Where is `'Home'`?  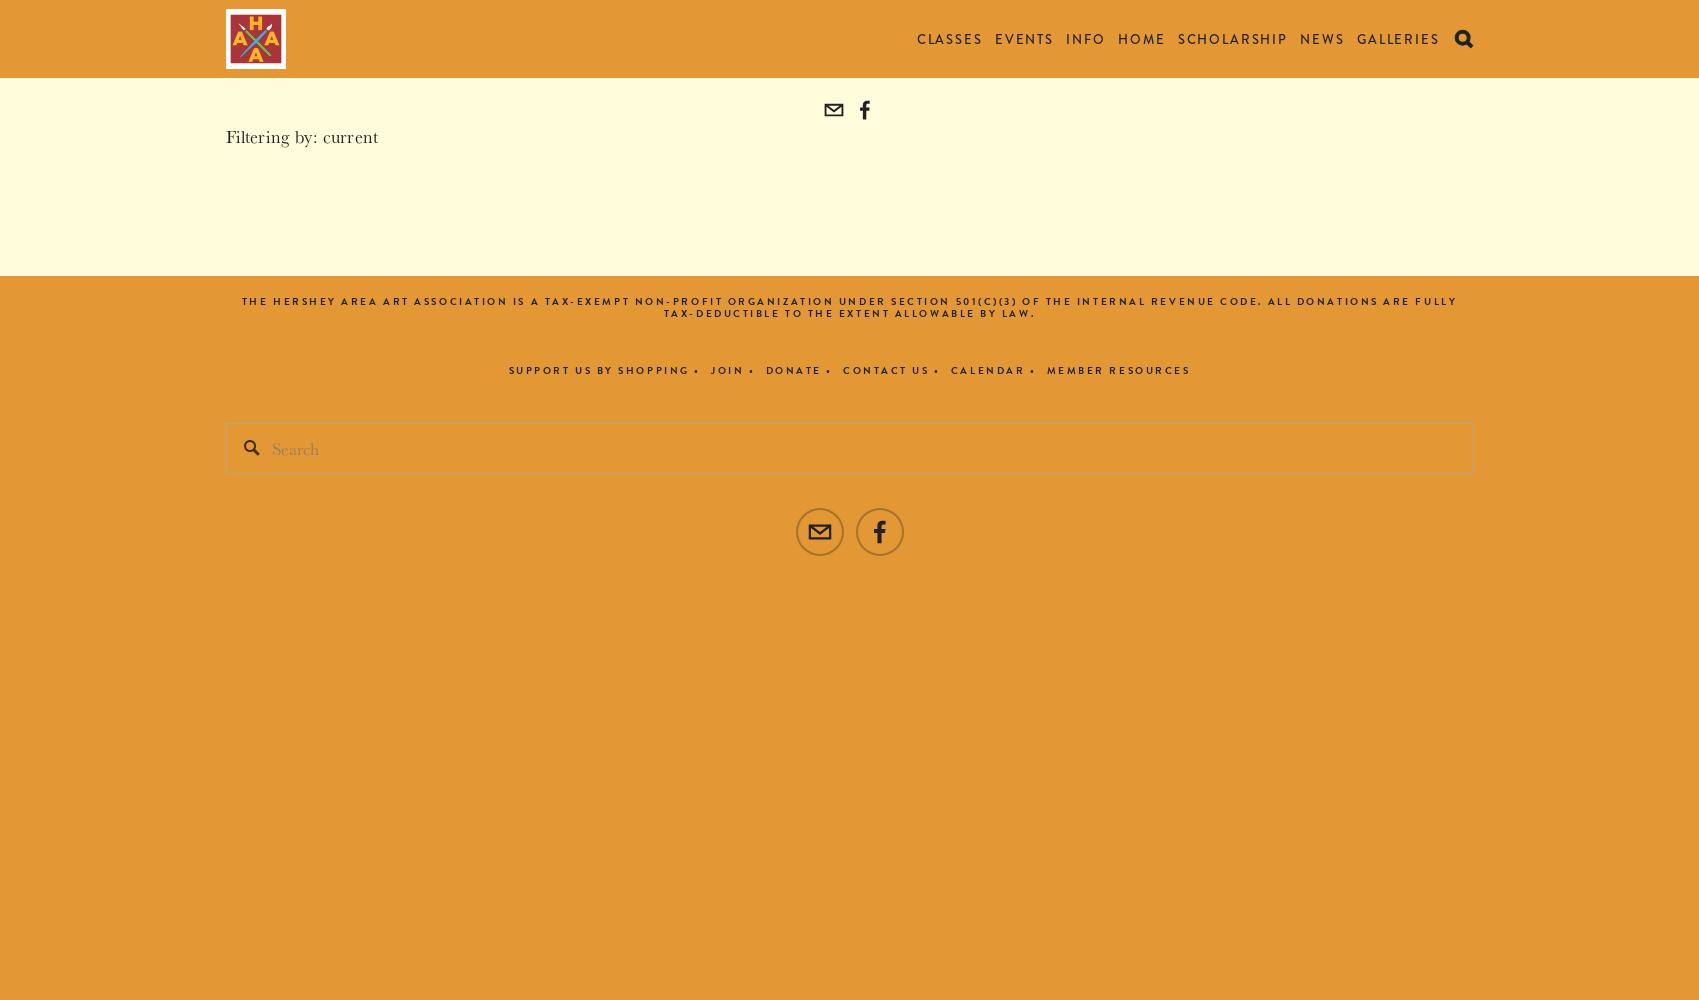
'Home' is located at coordinates (1116, 38).